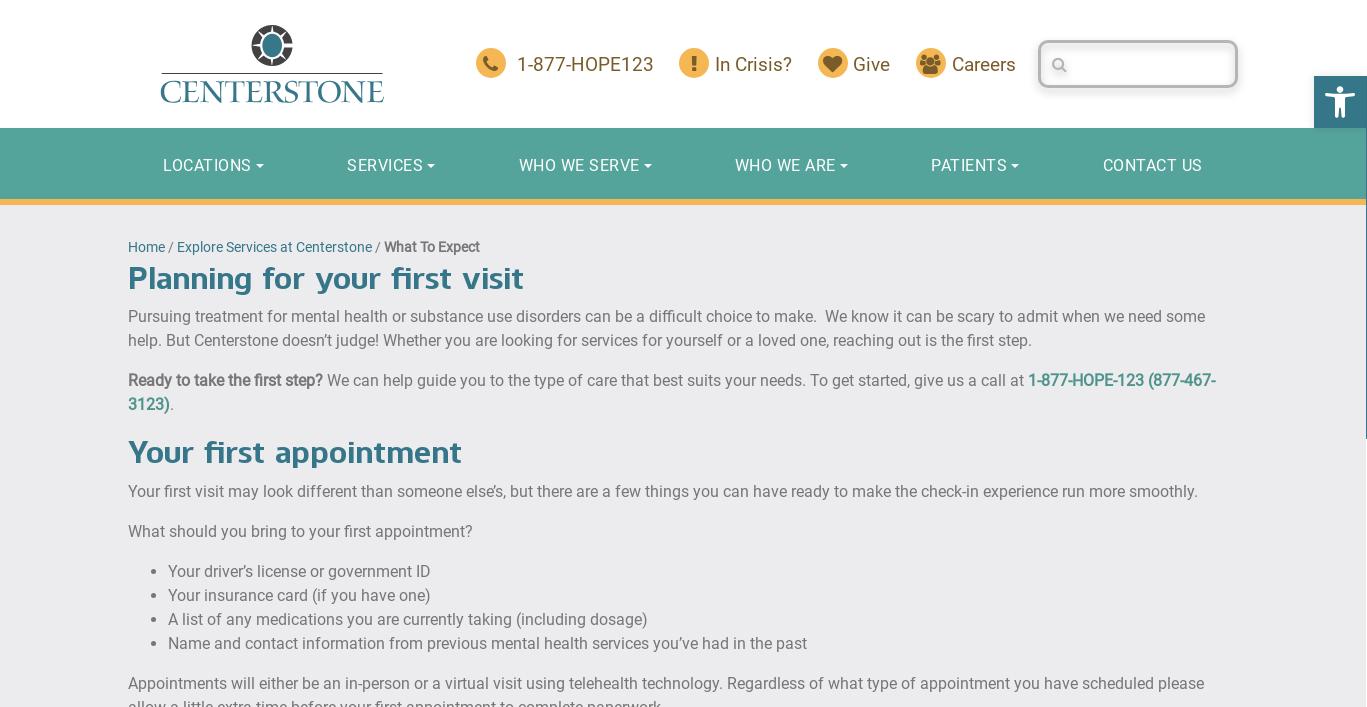 The image size is (1367, 707). What do you see at coordinates (384, 164) in the screenshot?
I see `'Services'` at bounding box center [384, 164].